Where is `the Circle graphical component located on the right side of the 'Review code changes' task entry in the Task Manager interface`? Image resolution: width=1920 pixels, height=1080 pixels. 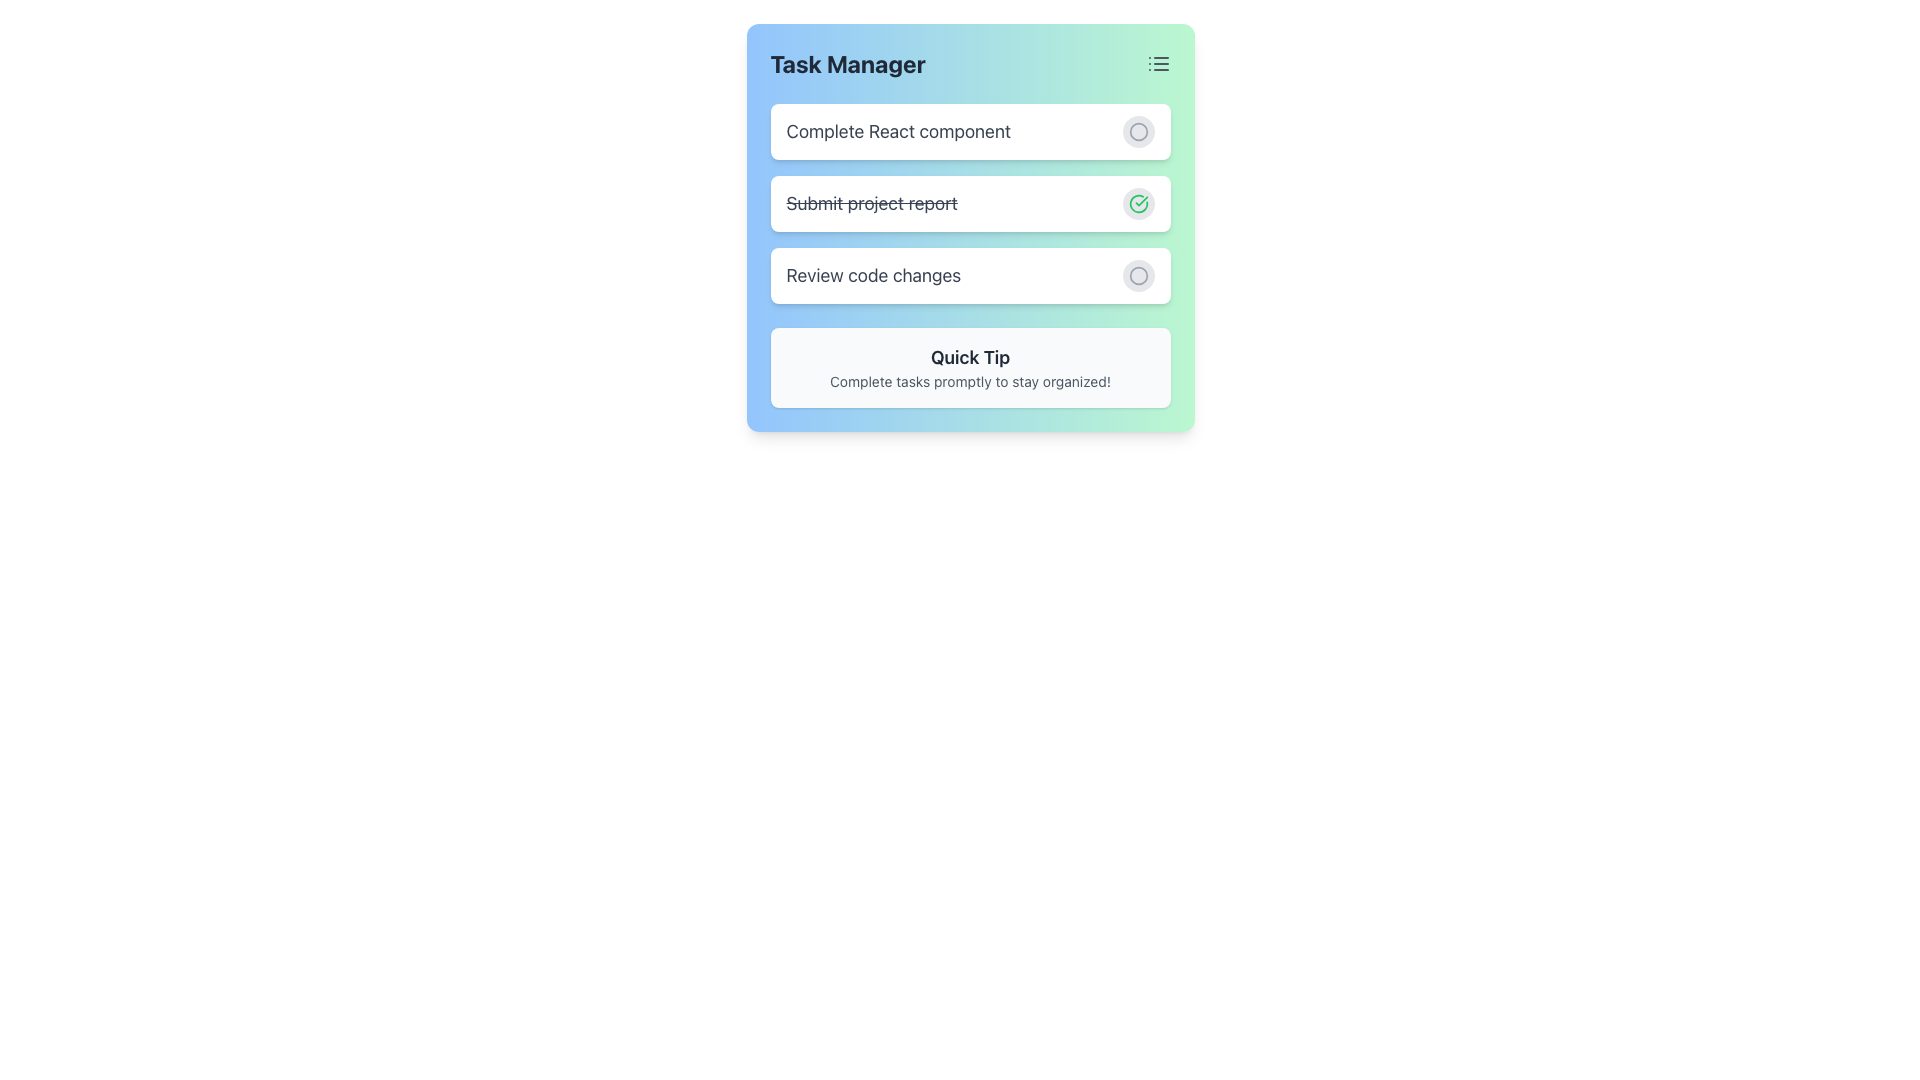
the Circle graphical component located on the right side of the 'Review code changes' task entry in the Task Manager interface is located at coordinates (1138, 276).